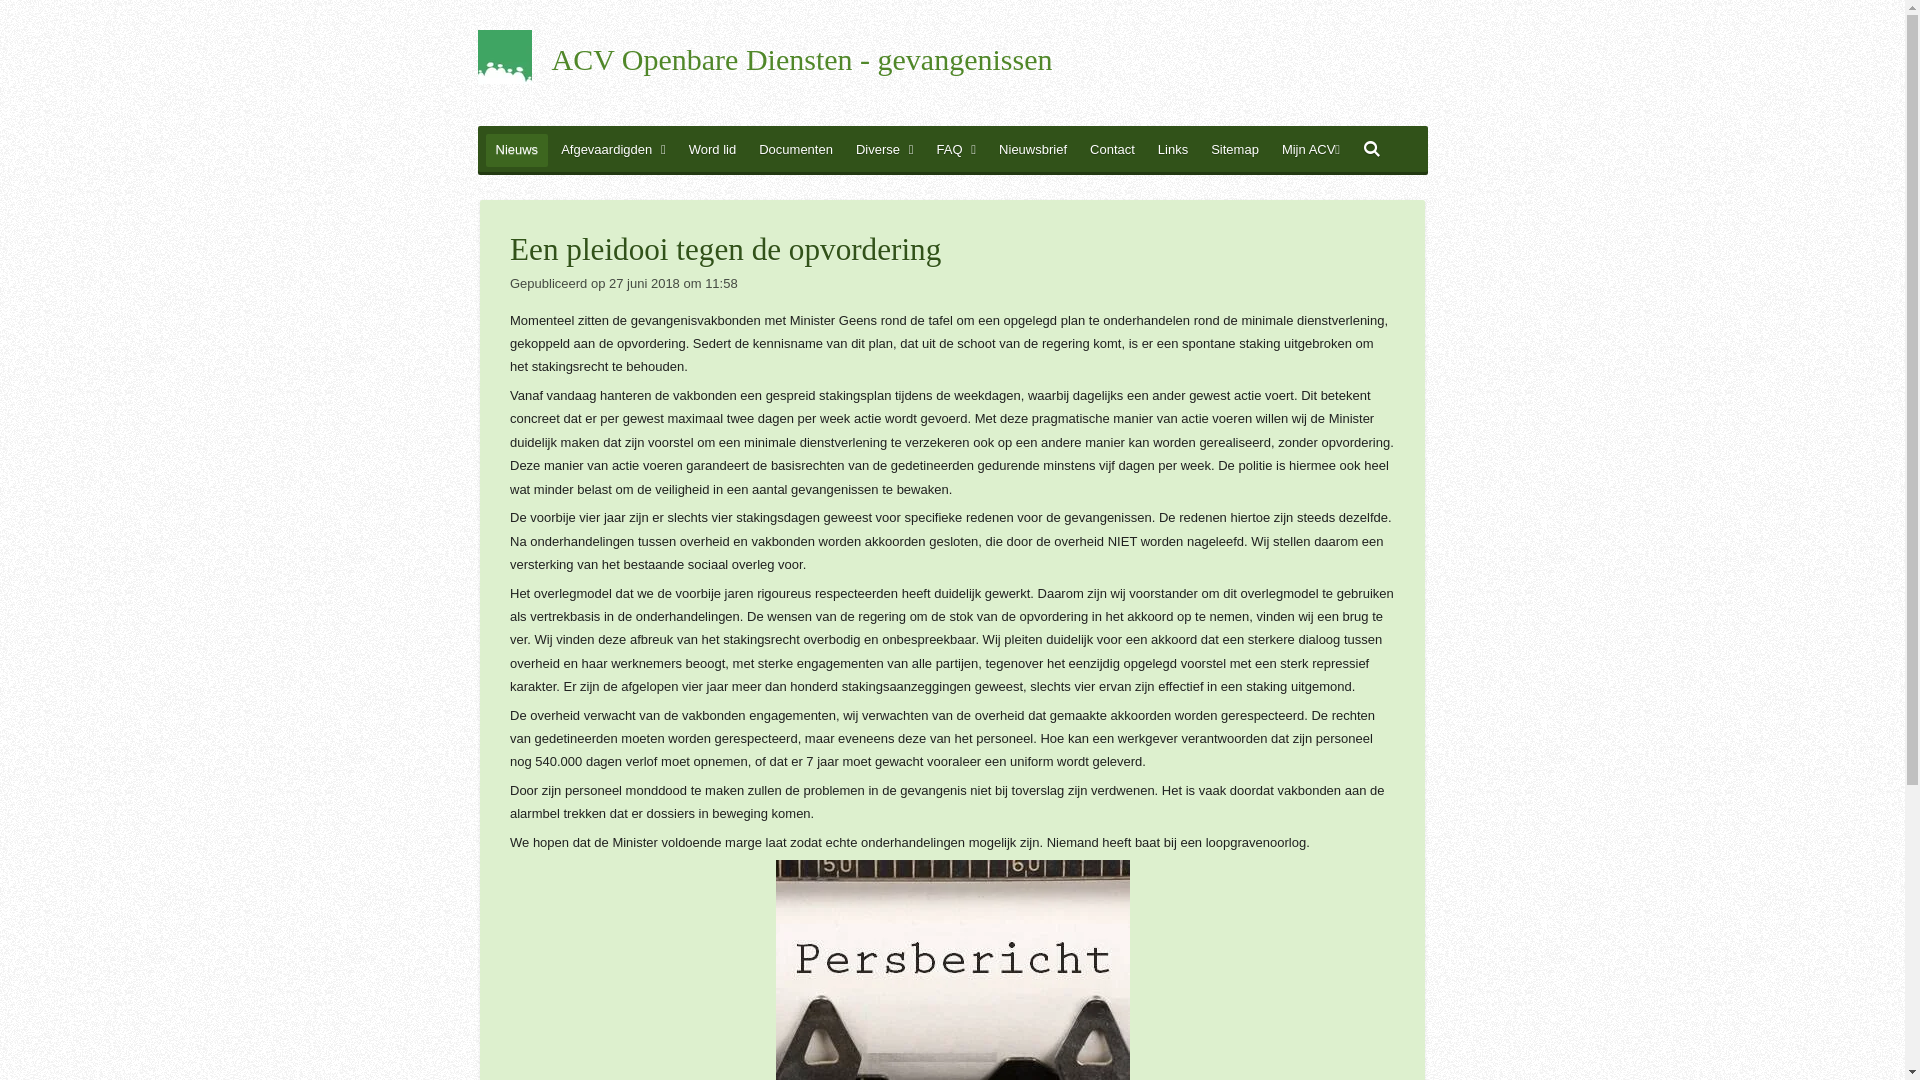 This screenshot has height=1080, width=1920. What do you see at coordinates (955, 149) in the screenshot?
I see `'FAQ'` at bounding box center [955, 149].